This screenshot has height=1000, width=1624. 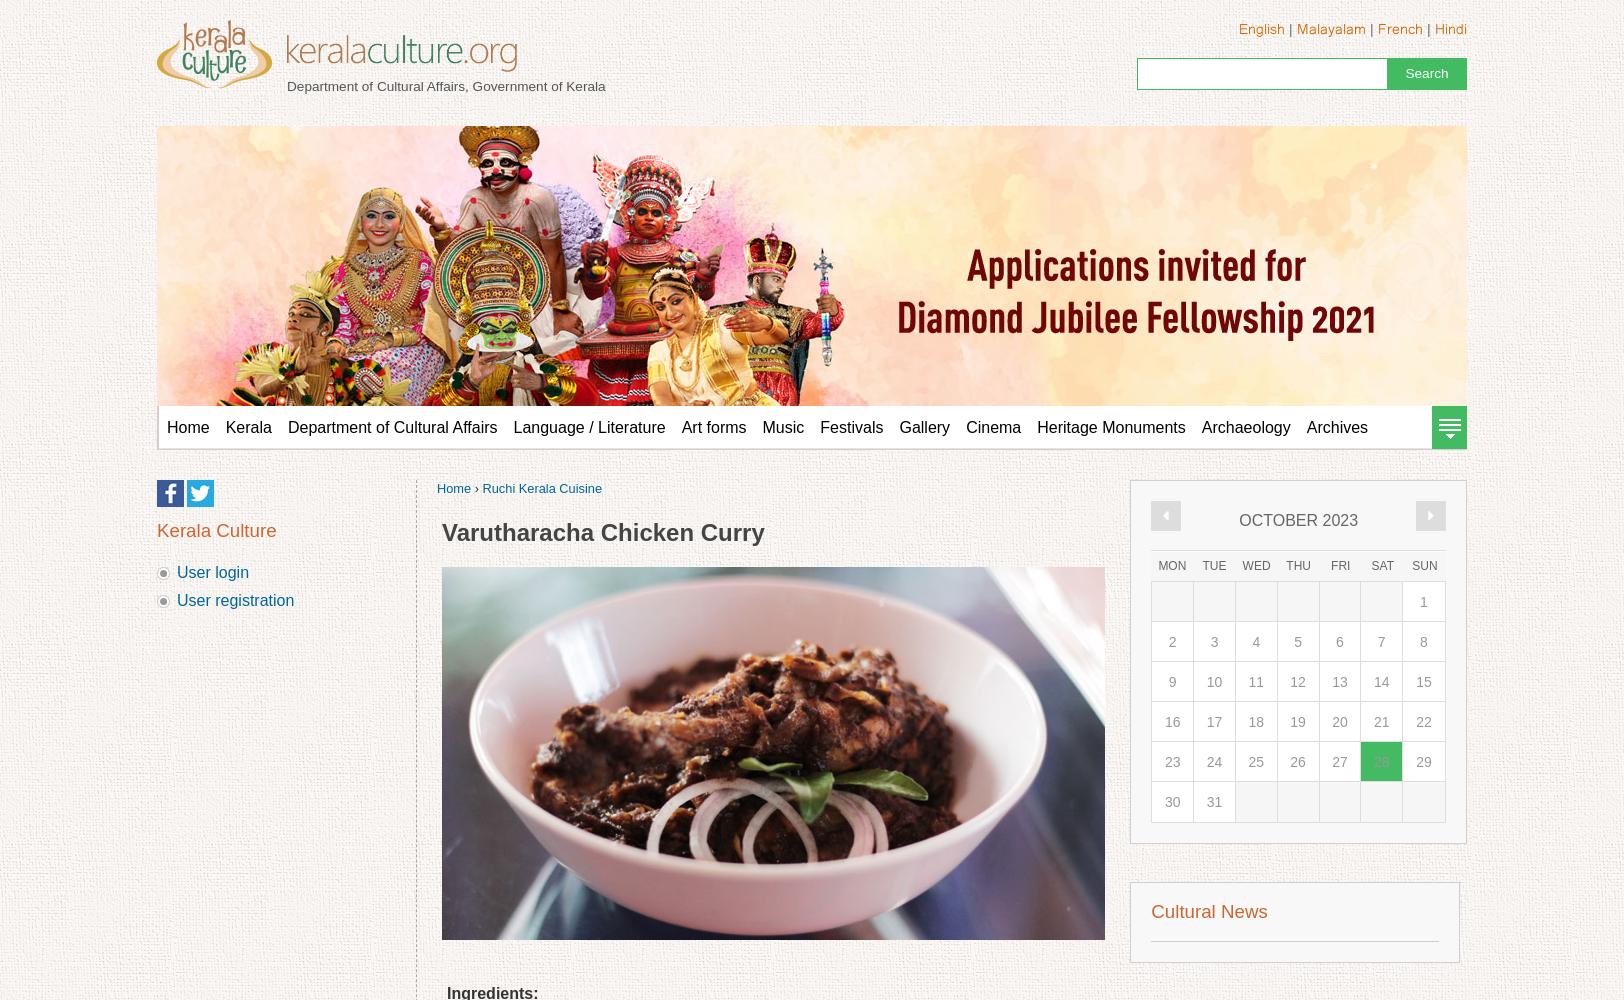 What do you see at coordinates (273, 469) in the screenshot?
I see `'Contact us'` at bounding box center [273, 469].